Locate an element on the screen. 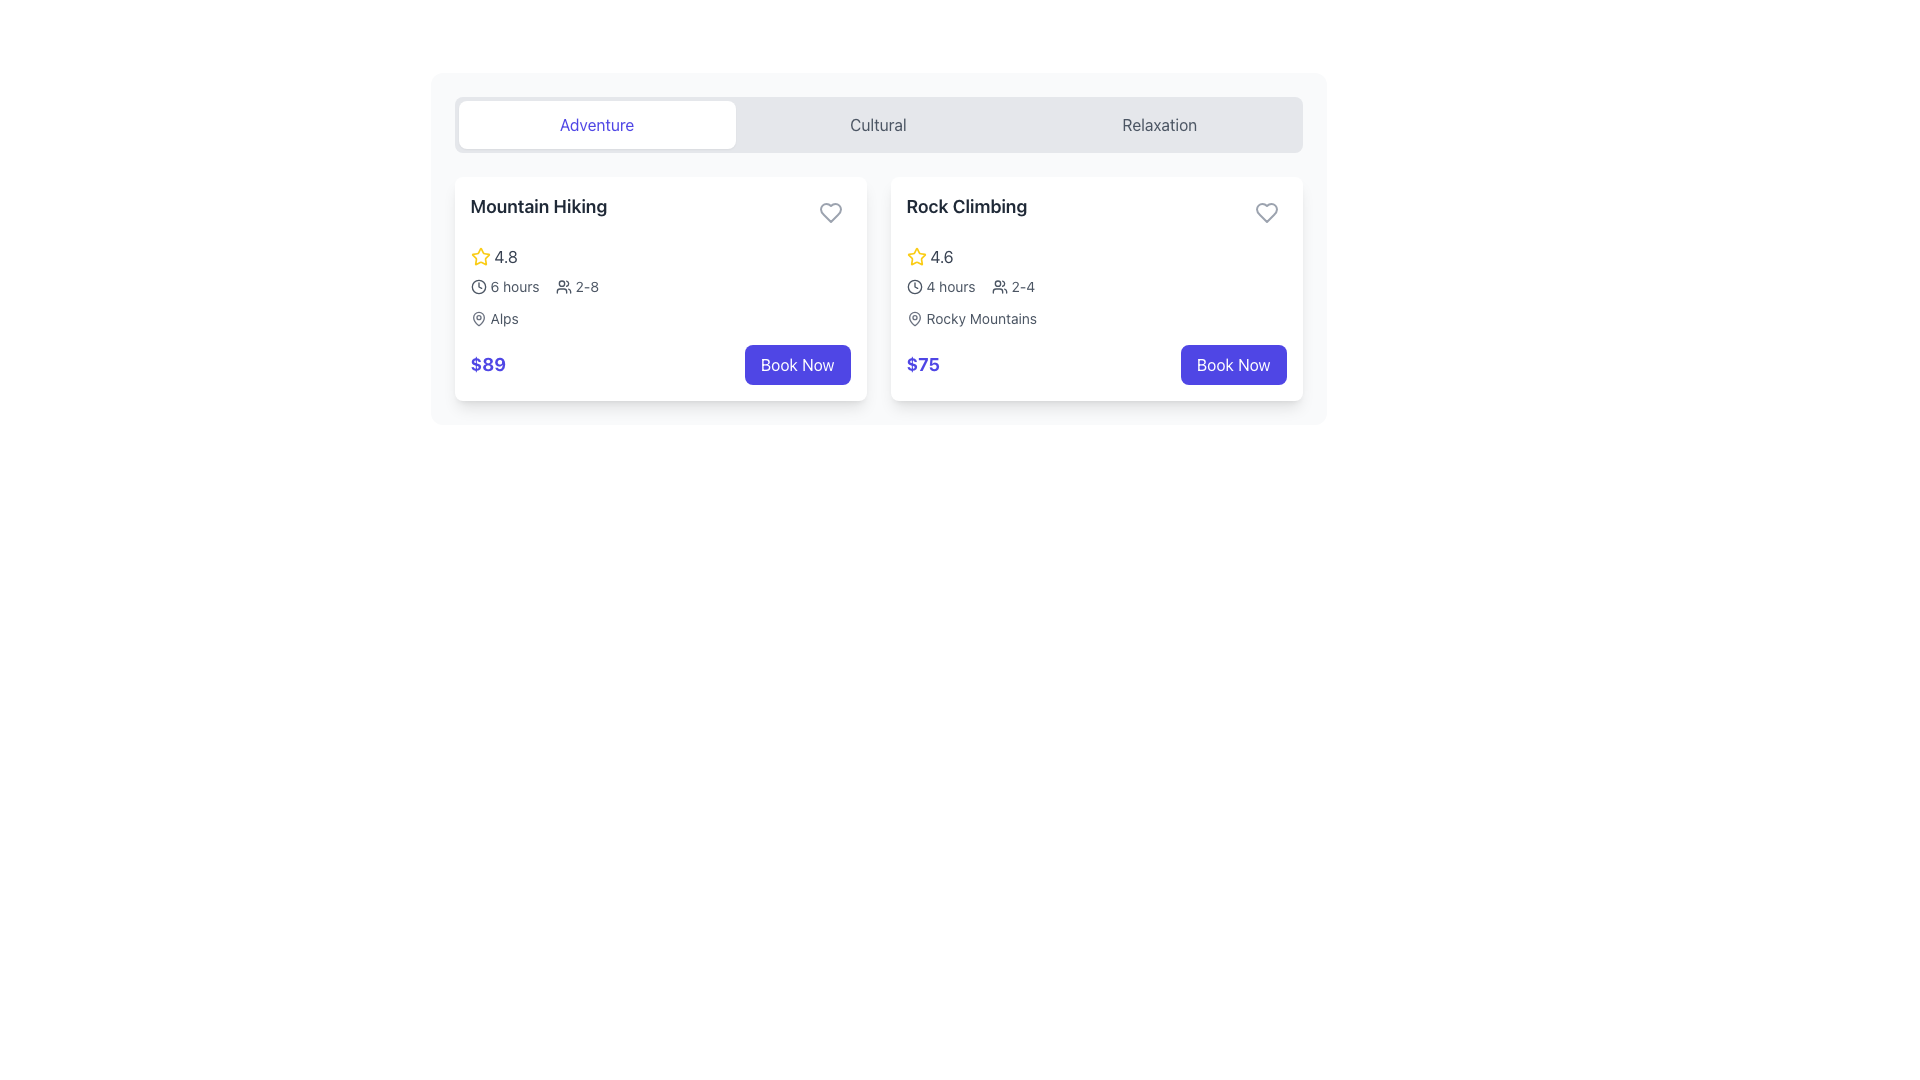  the 'Book Now' button, which is a rectangular button with rounded corners, filled with indigo color and white text, located at the bottom-right corner of the 'Rock Climbing' card is located at coordinates (1232, 365).